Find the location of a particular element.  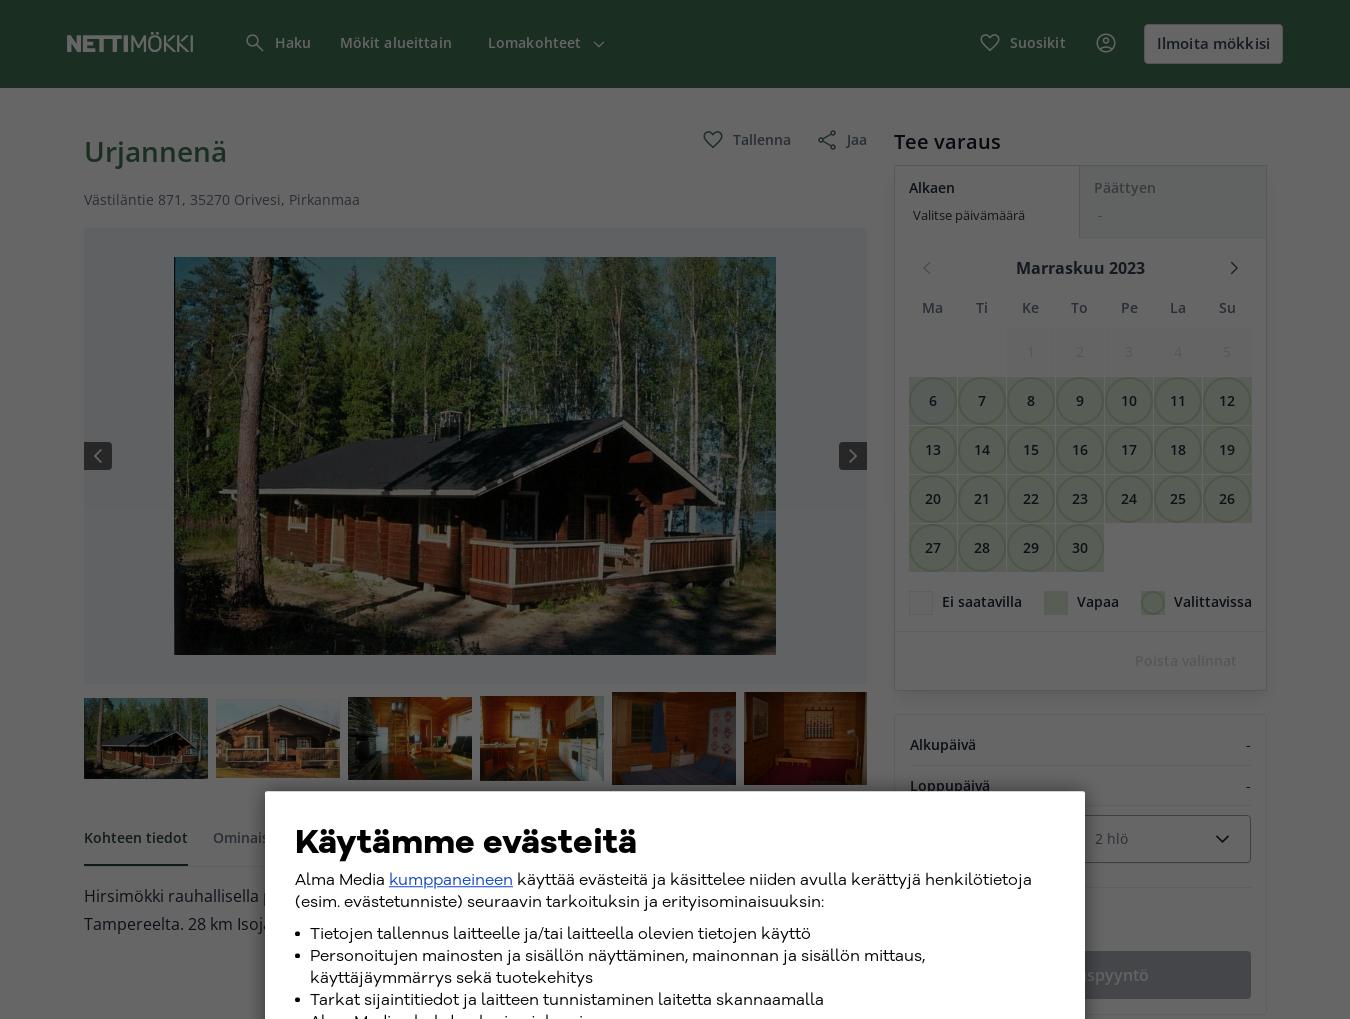

'Kirjaudu yritys' is located at coordinates (1155, 147).